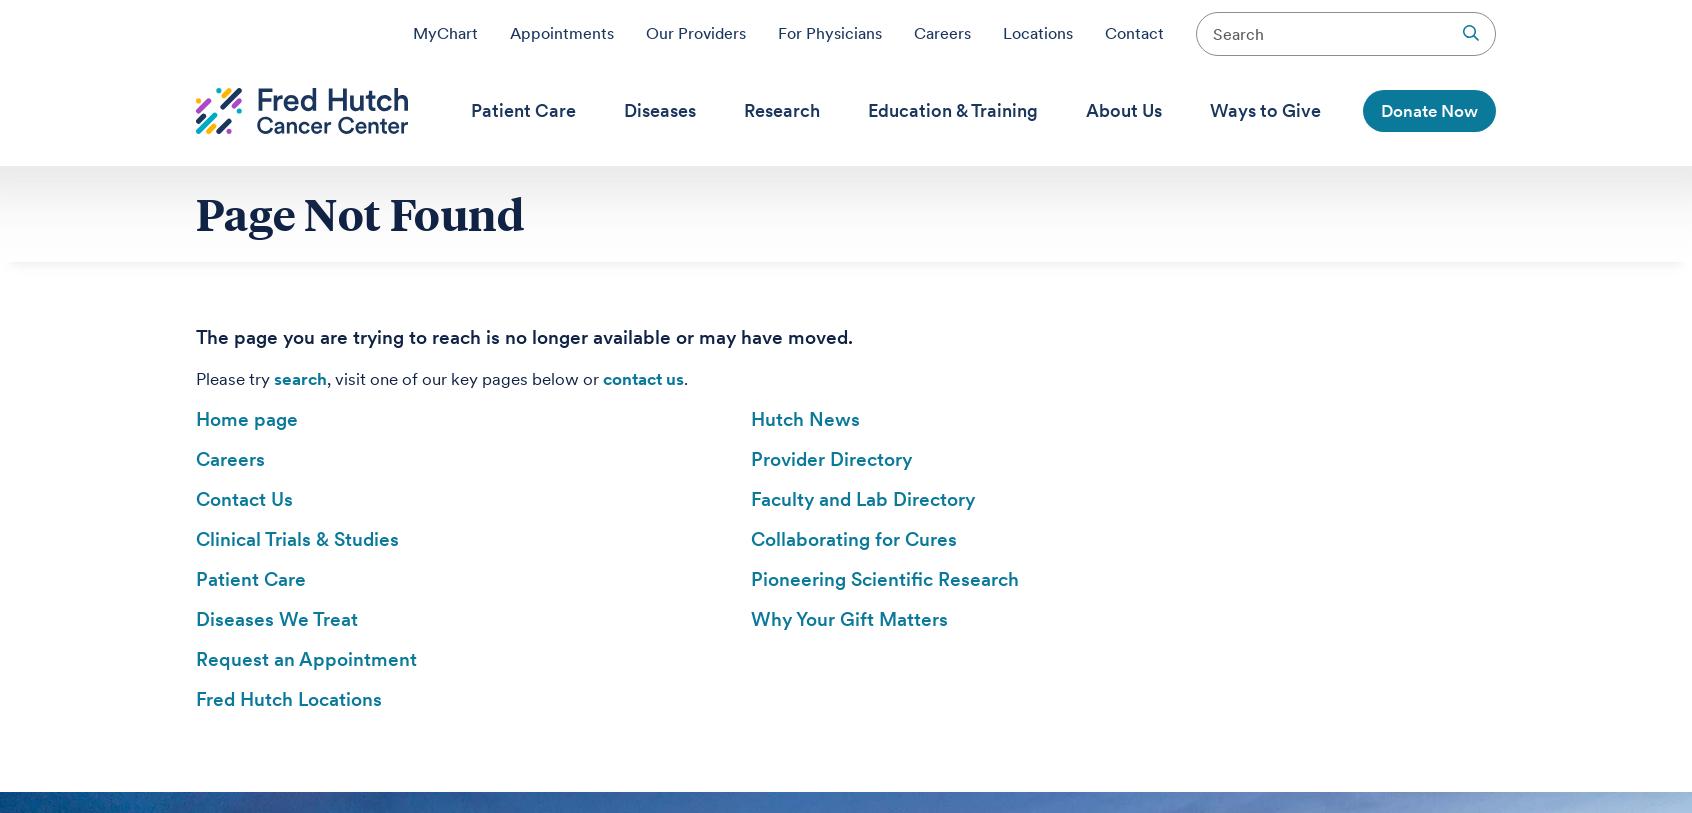 The height and width of the screenshot is (813, 1692). I want to click on 'The page you are trying to reach is no longer available or may have moved.', so click(194, 336).